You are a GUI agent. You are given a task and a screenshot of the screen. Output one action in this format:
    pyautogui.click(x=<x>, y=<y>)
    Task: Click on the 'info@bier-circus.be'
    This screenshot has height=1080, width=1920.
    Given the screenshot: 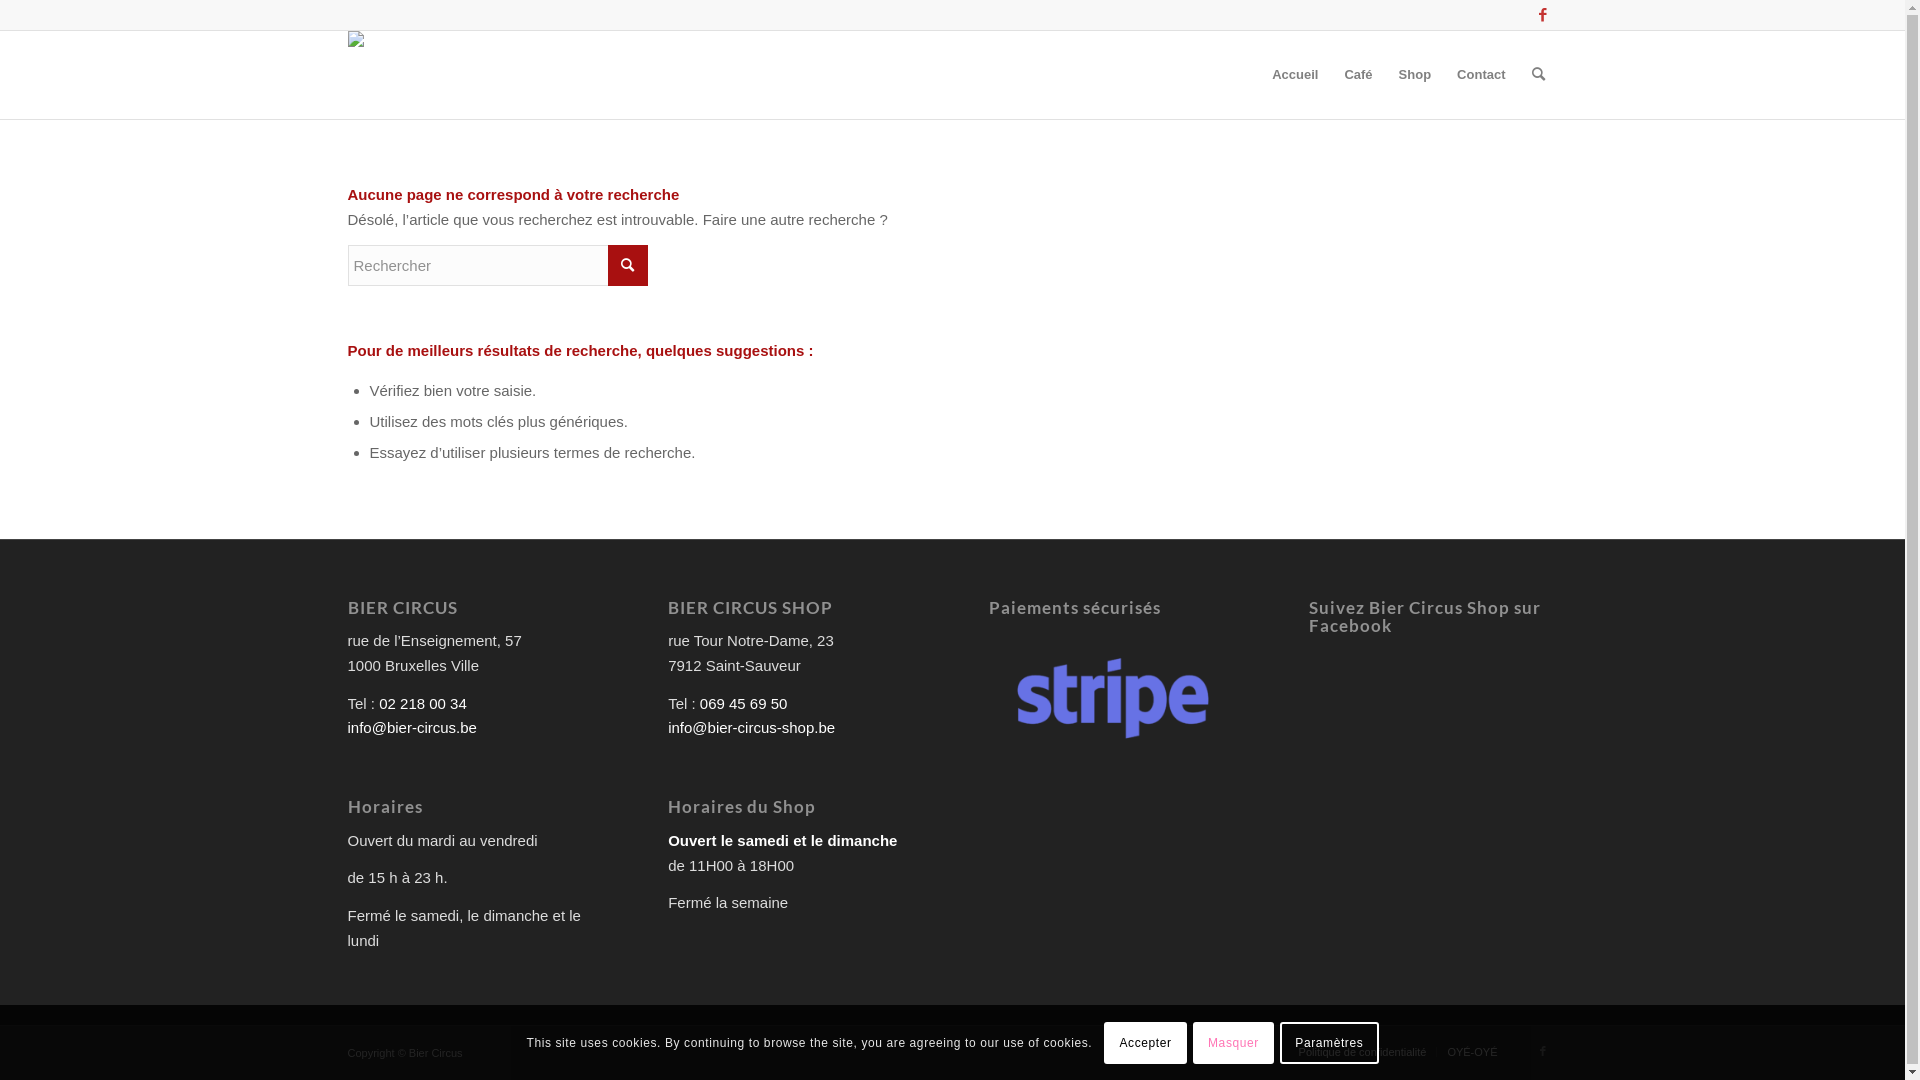 What is the action you would take?
    pyautogui.click(x=411, y=727)
    